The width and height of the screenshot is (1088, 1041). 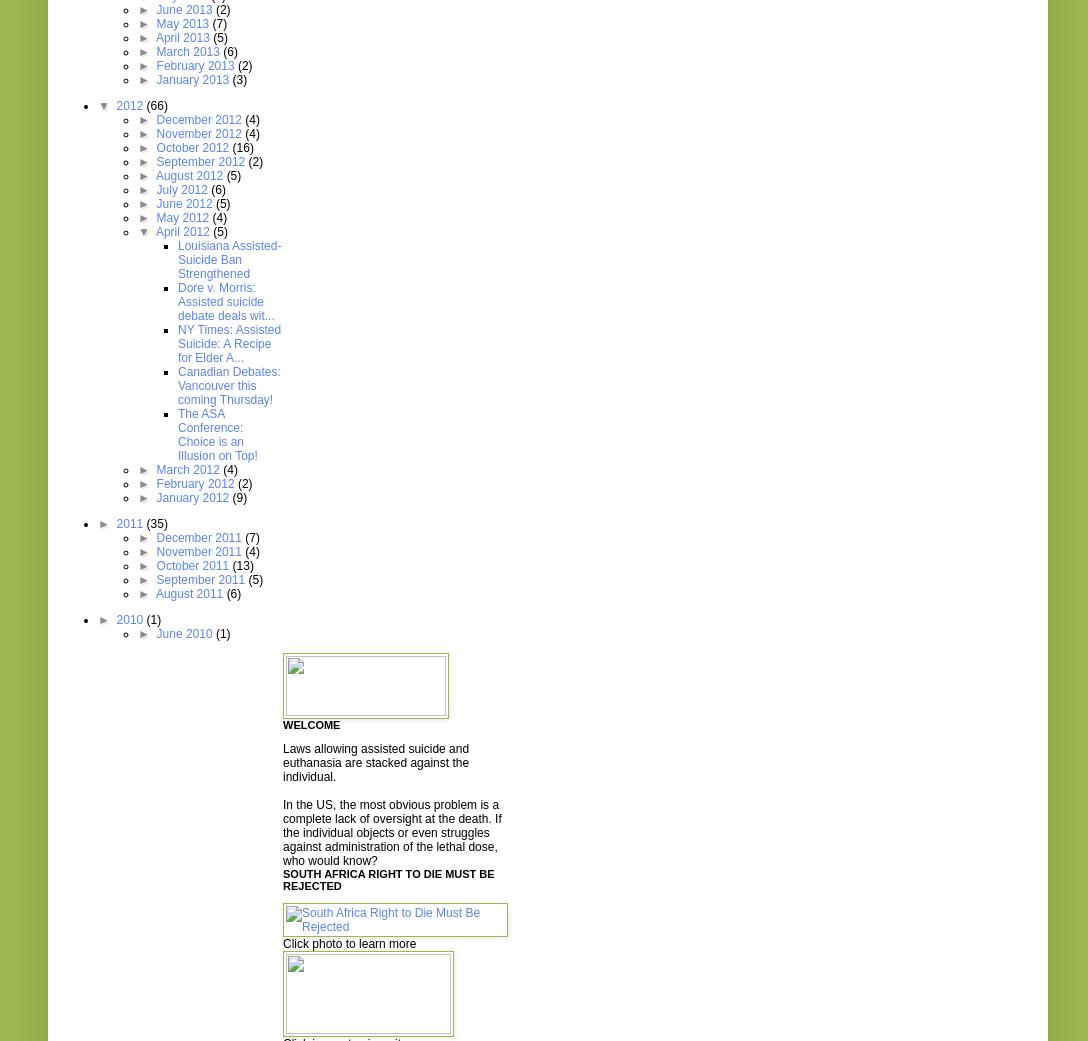 What do you see at coordinates (241, 565) in the screenshot?
I see `'(13)'` at bounding box center [241, 565].